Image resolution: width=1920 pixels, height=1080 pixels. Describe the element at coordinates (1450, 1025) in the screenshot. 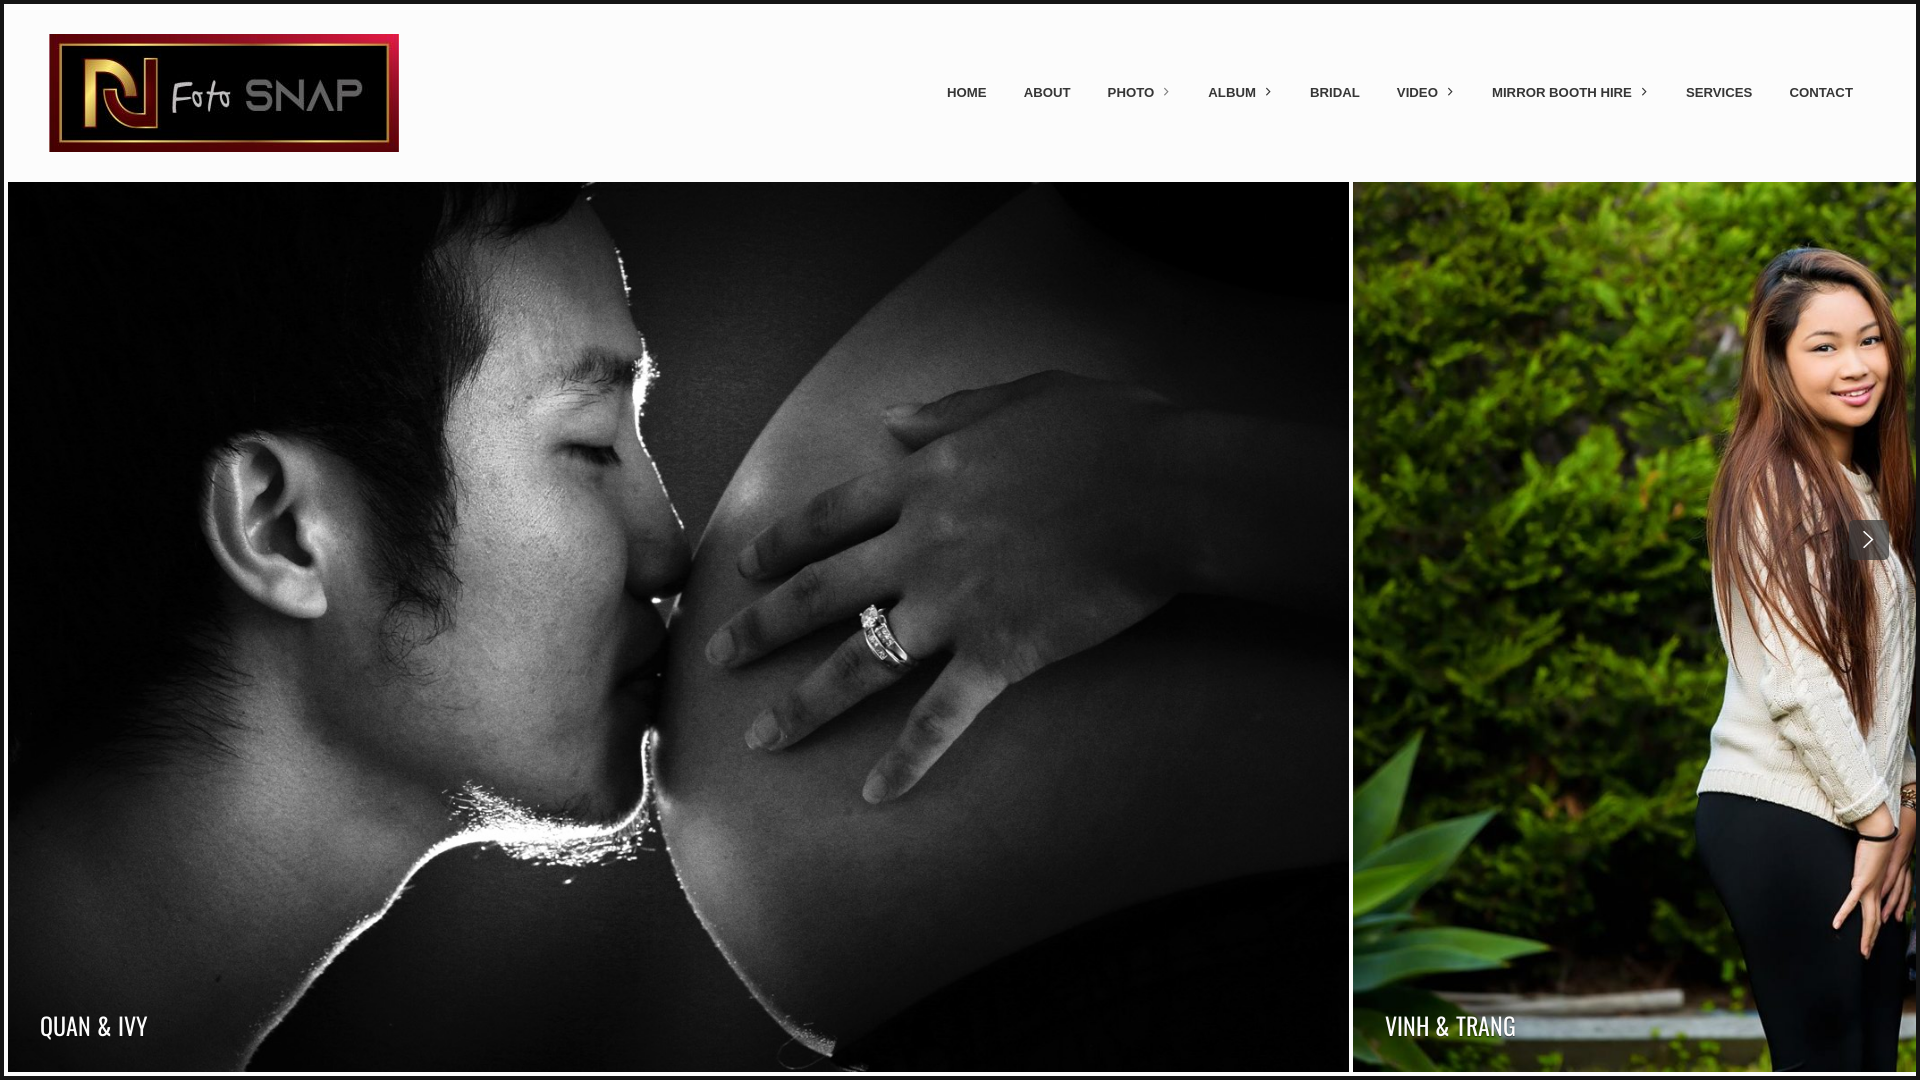

I see `'VINH & TRANG'` at that location.